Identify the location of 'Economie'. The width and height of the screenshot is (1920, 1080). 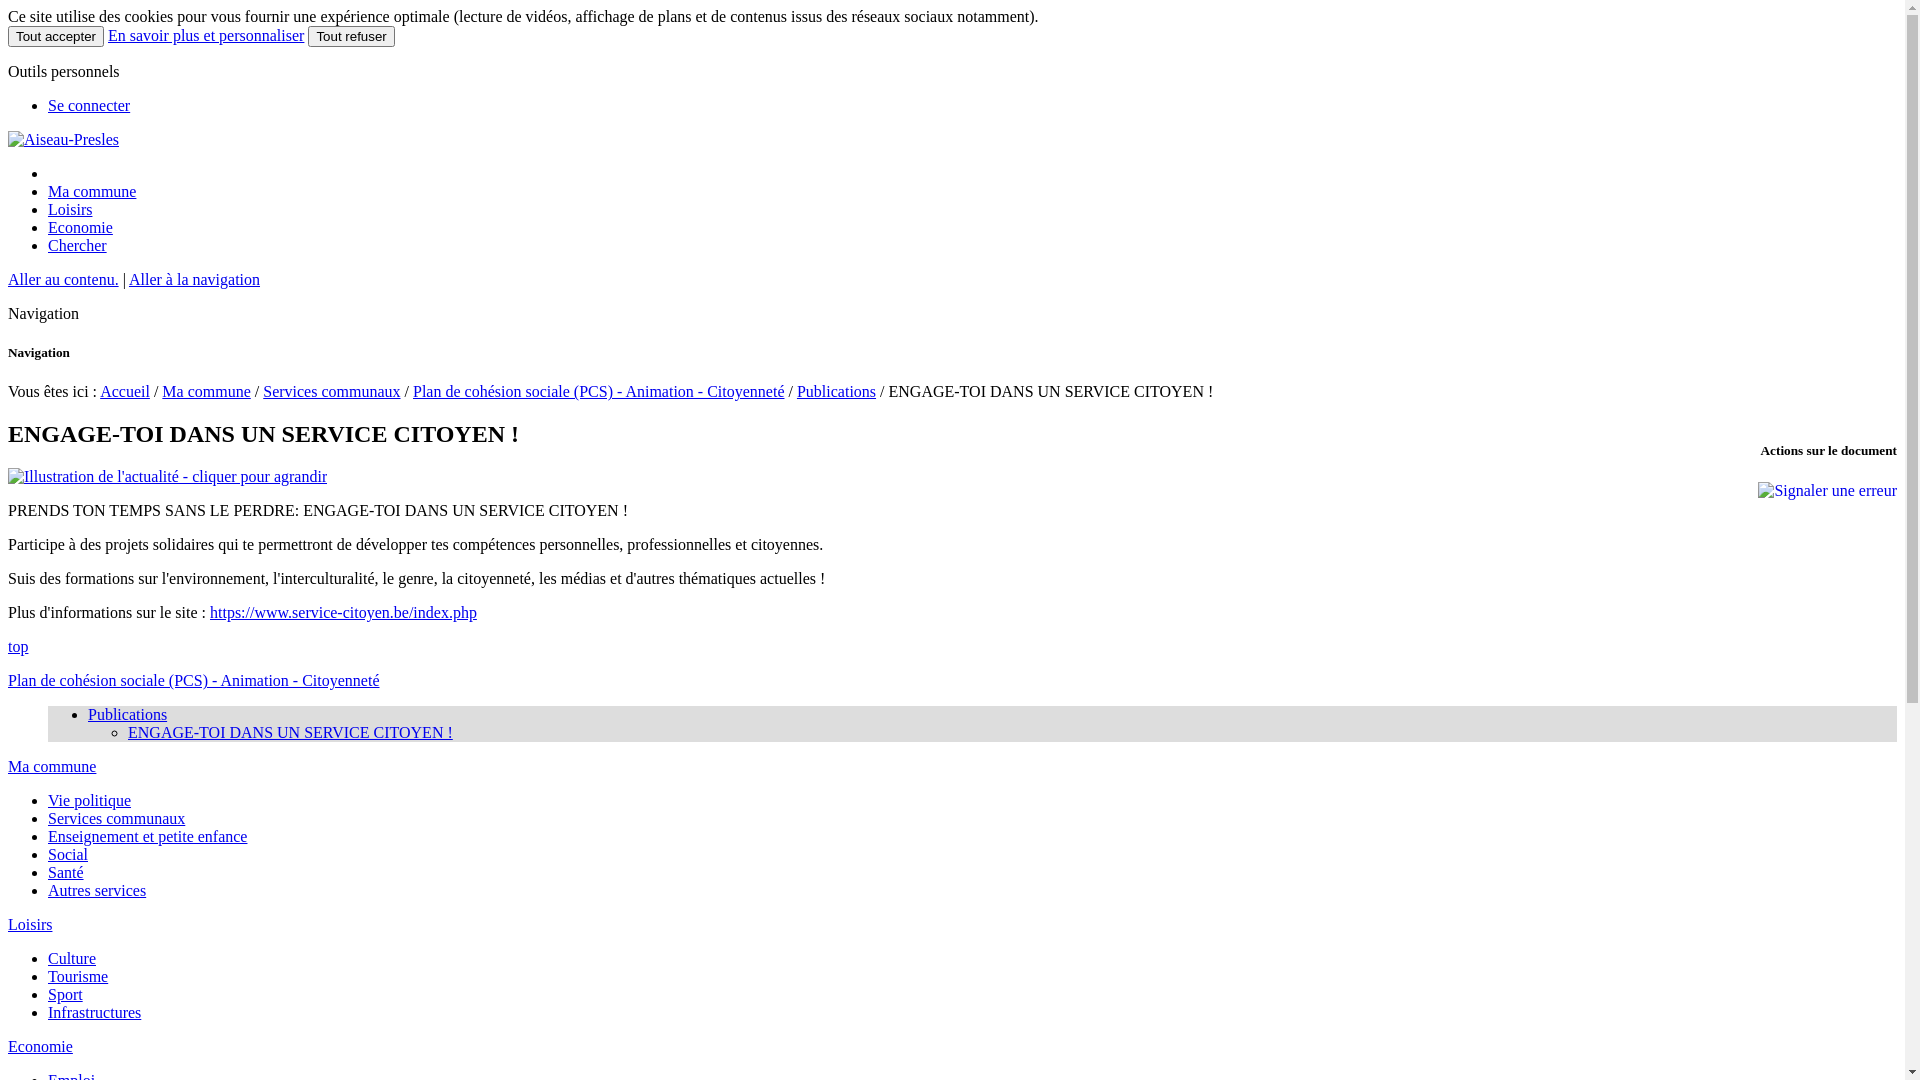
(40, 1045).